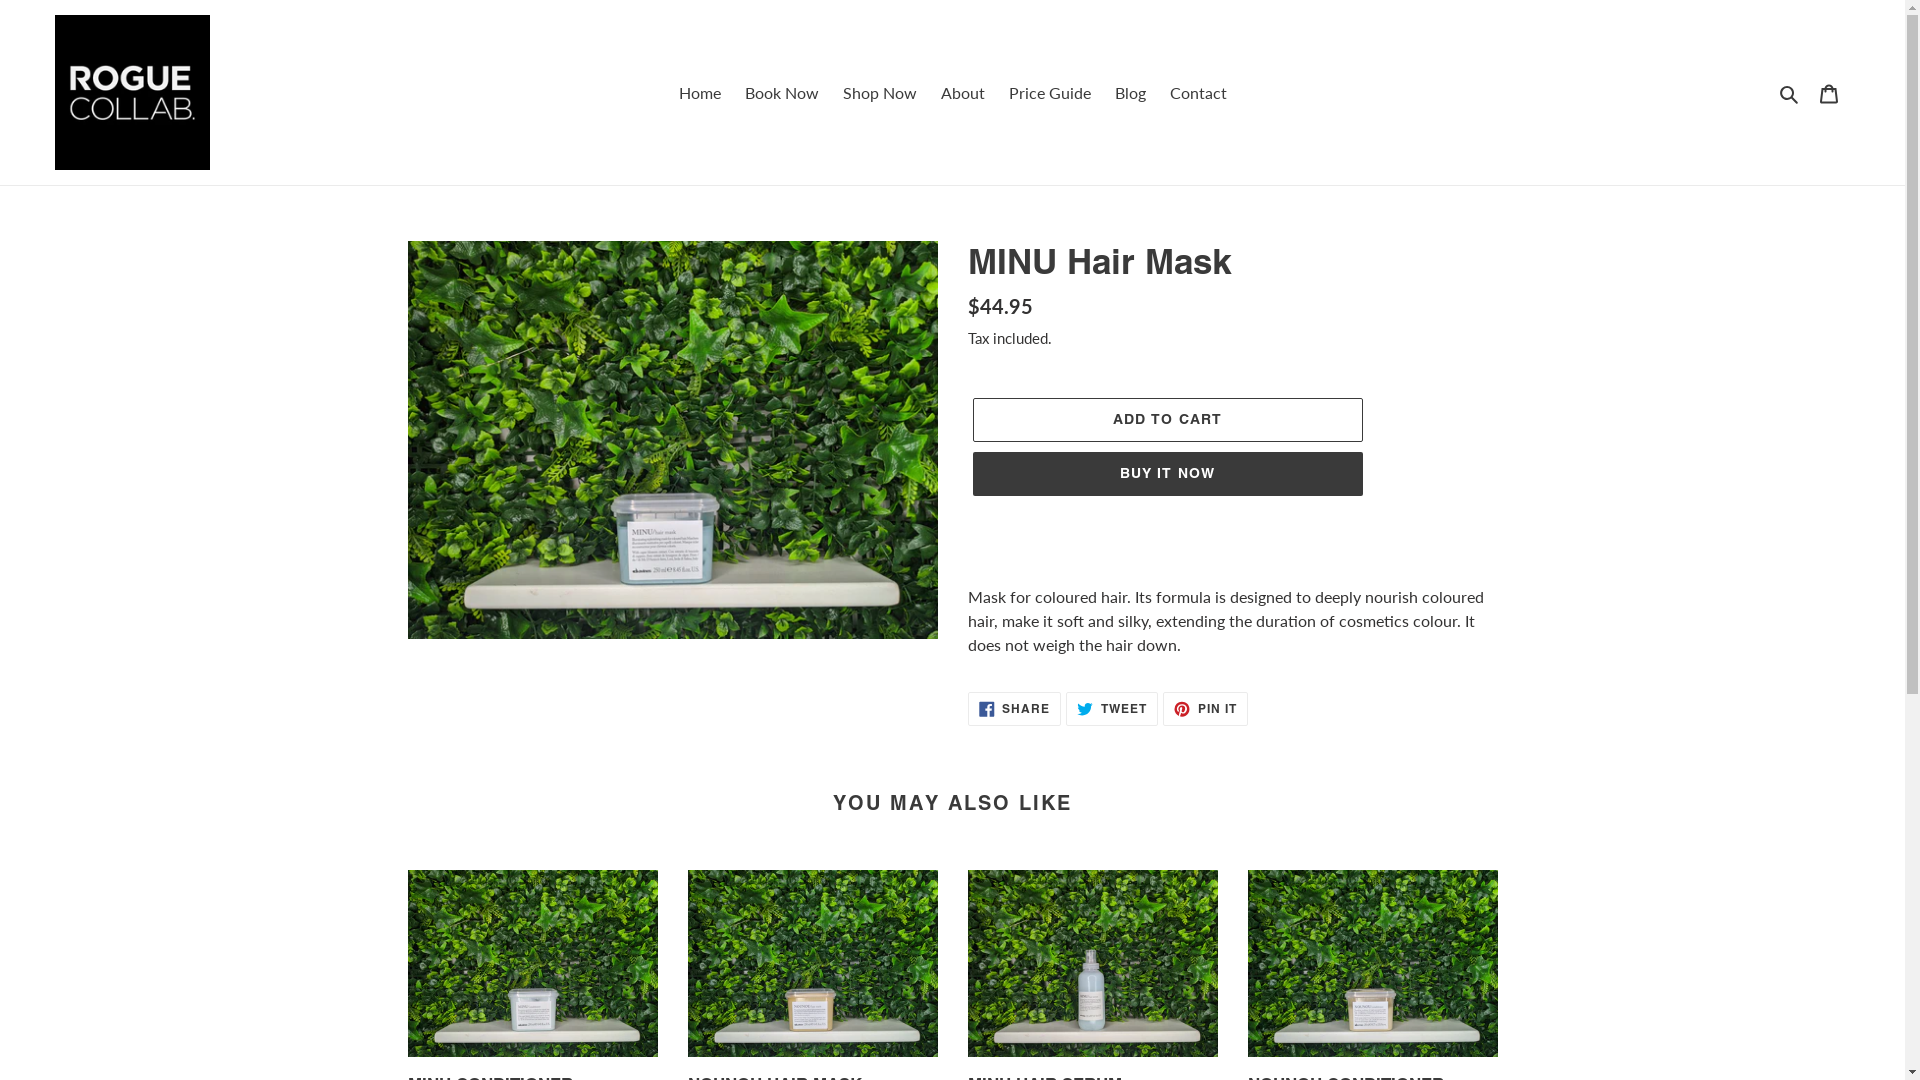  Describe the element at coordinates (1111, 708) in the screenshot. I see `'TWEET` at that location.